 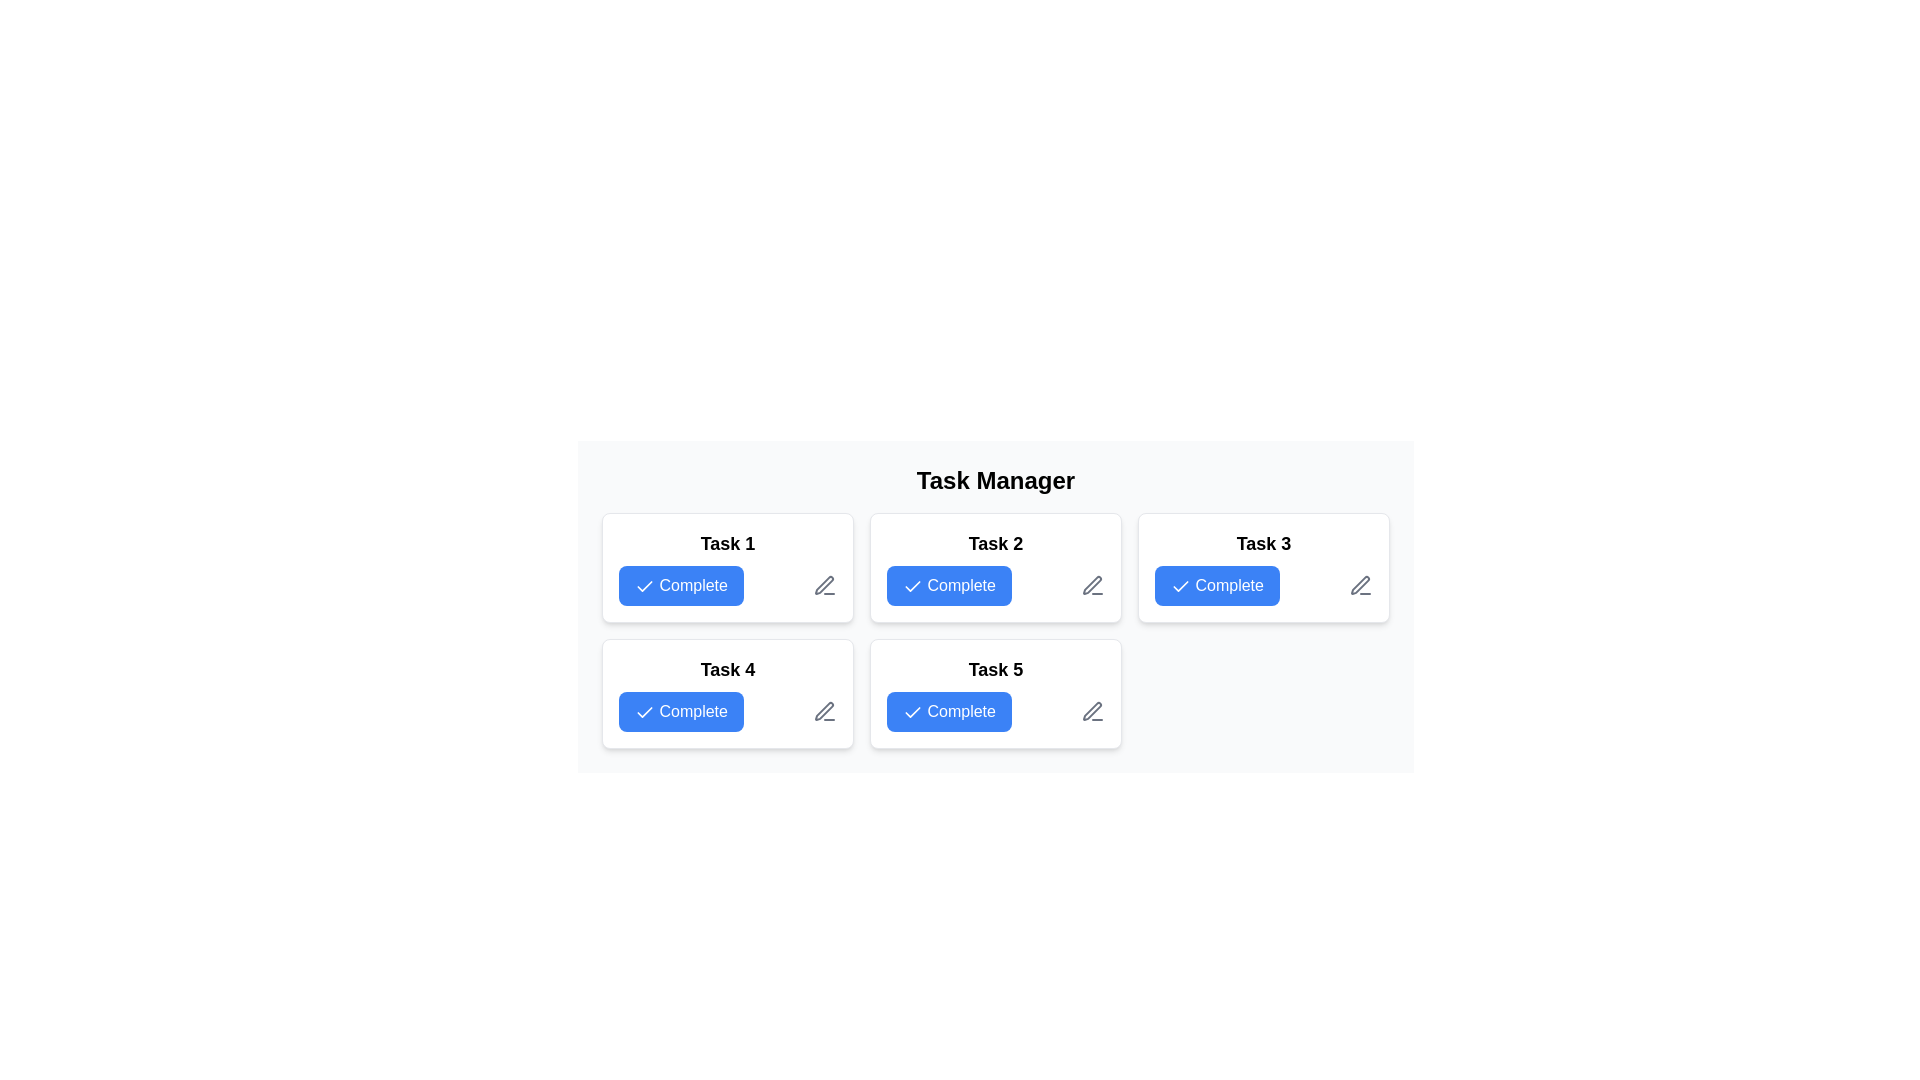 What do you see at coordinates (996, 481) in the screenshot?
I see `the Header text that serves as the title for the task management tool interface, located at the top of the layout and centered horizontally` at bounding box center [996, 481].